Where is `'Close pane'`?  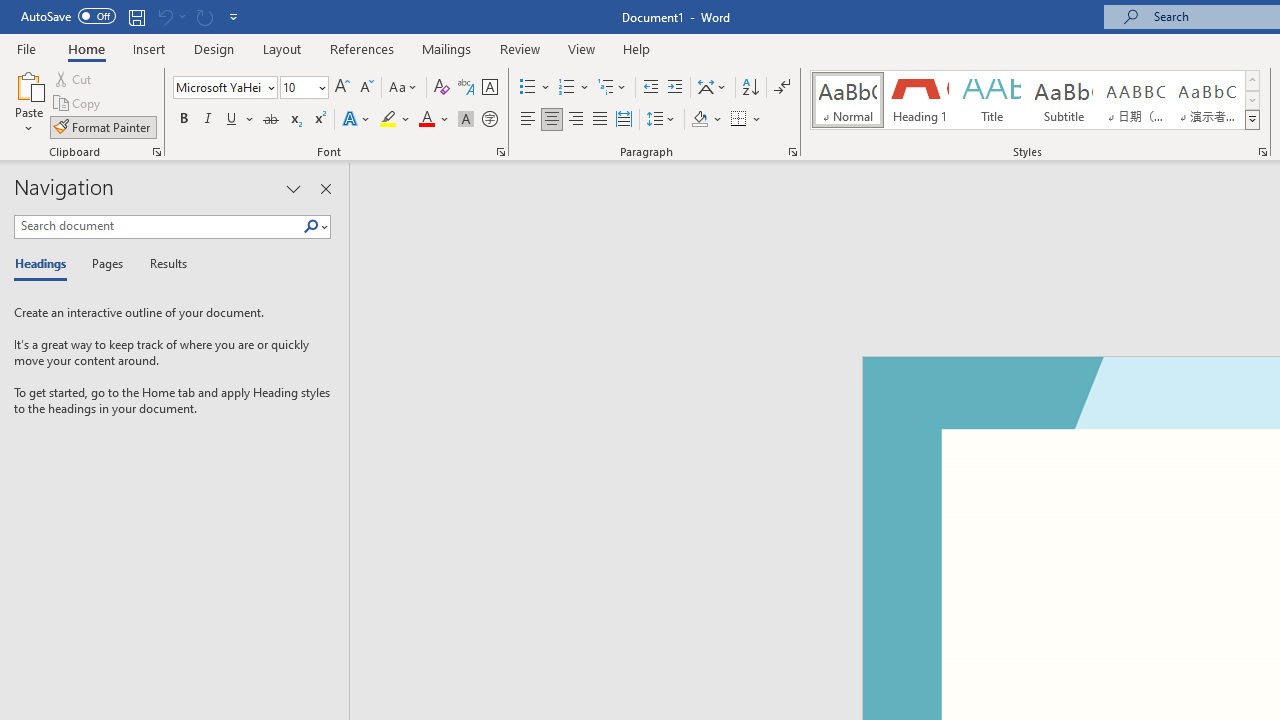 'Close pane' is located at coordinates (325, 189).